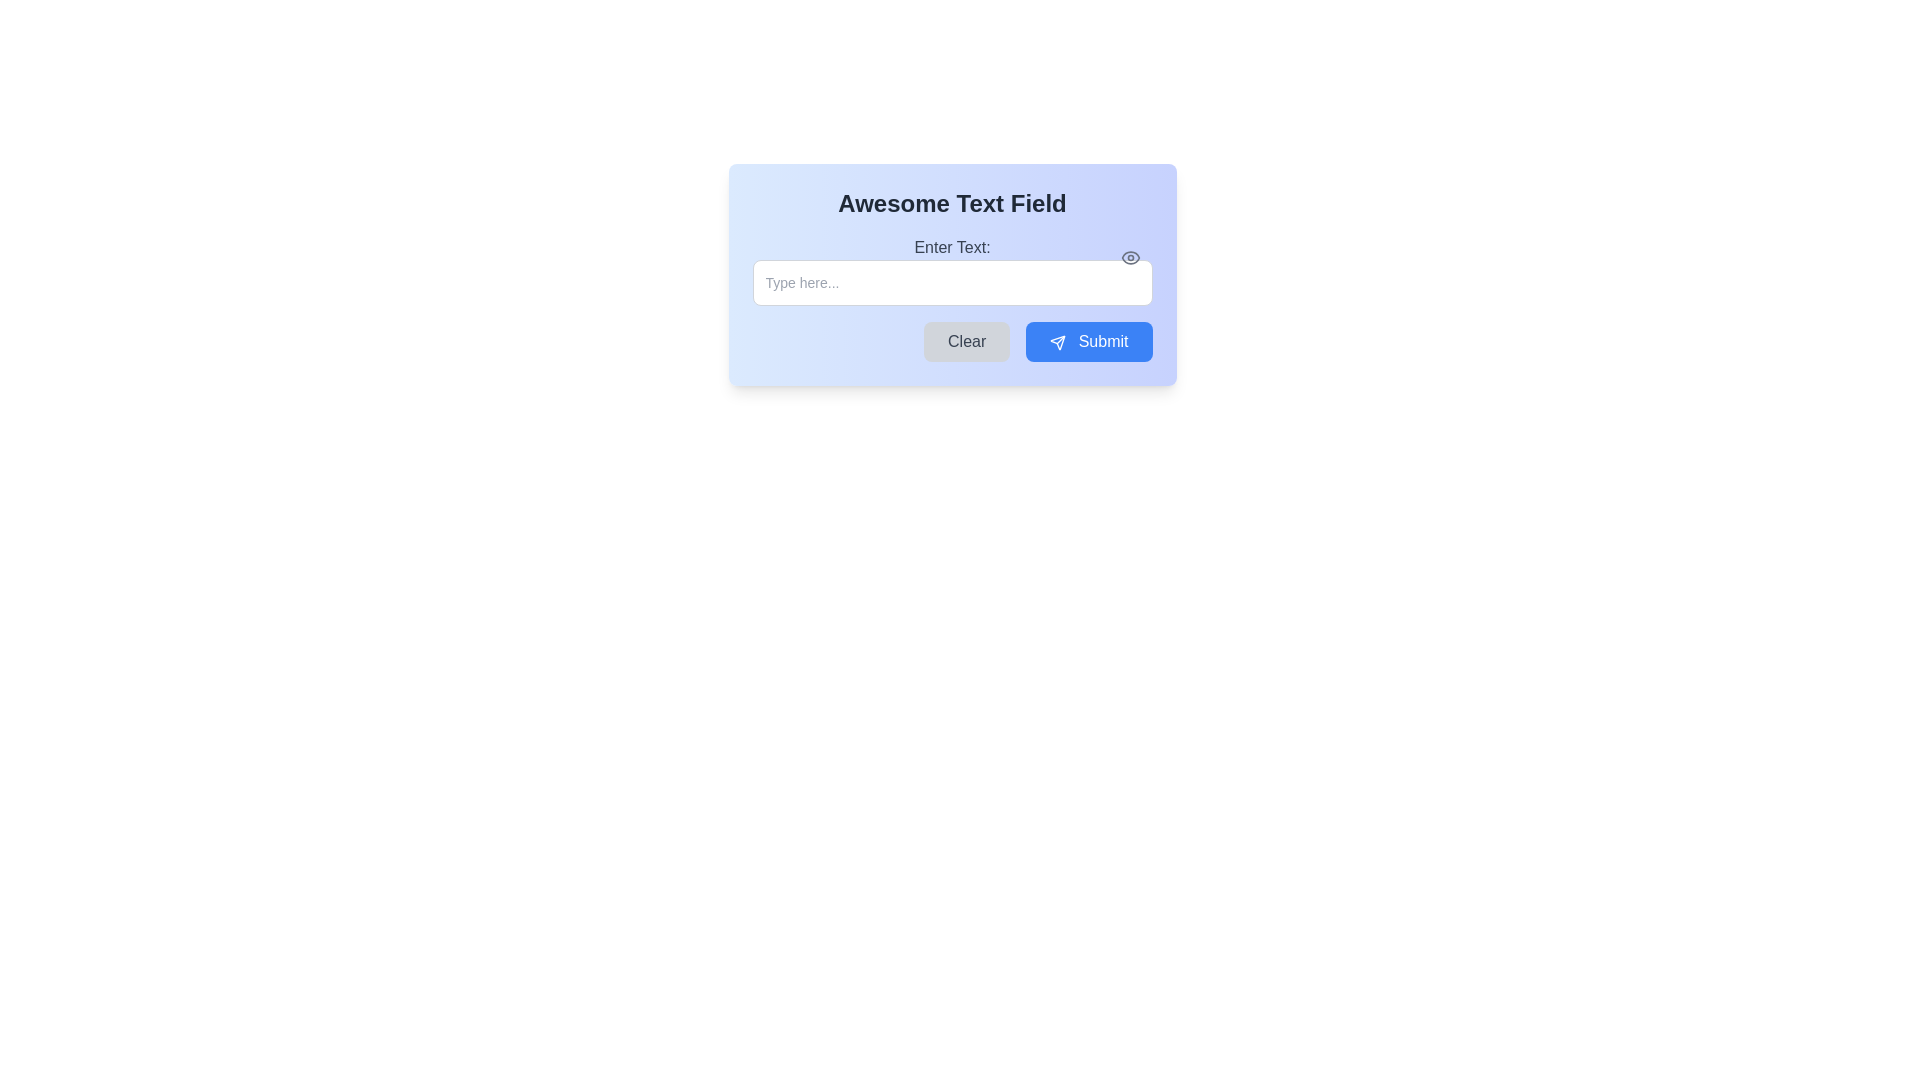 This screenshot has height=1080, width=1920. What do you see at coordinates (951, 204) in the screenshot?
I see `the Text Header that serves as a title for the interface component, positioned above the 'Enter Text:' label and input field` at bounding box center [951, 204].